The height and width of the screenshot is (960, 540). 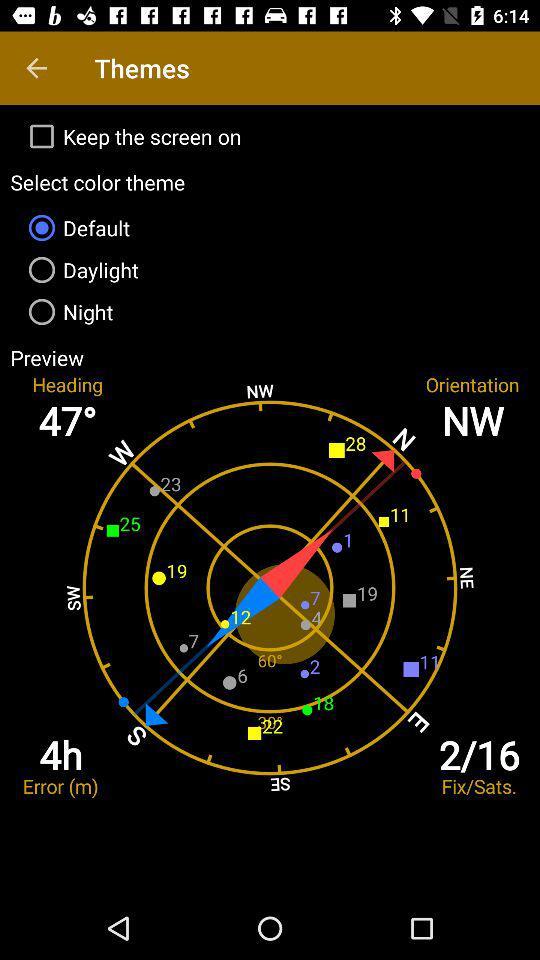 I want to click on the item below default, so click(x=270, y=268).